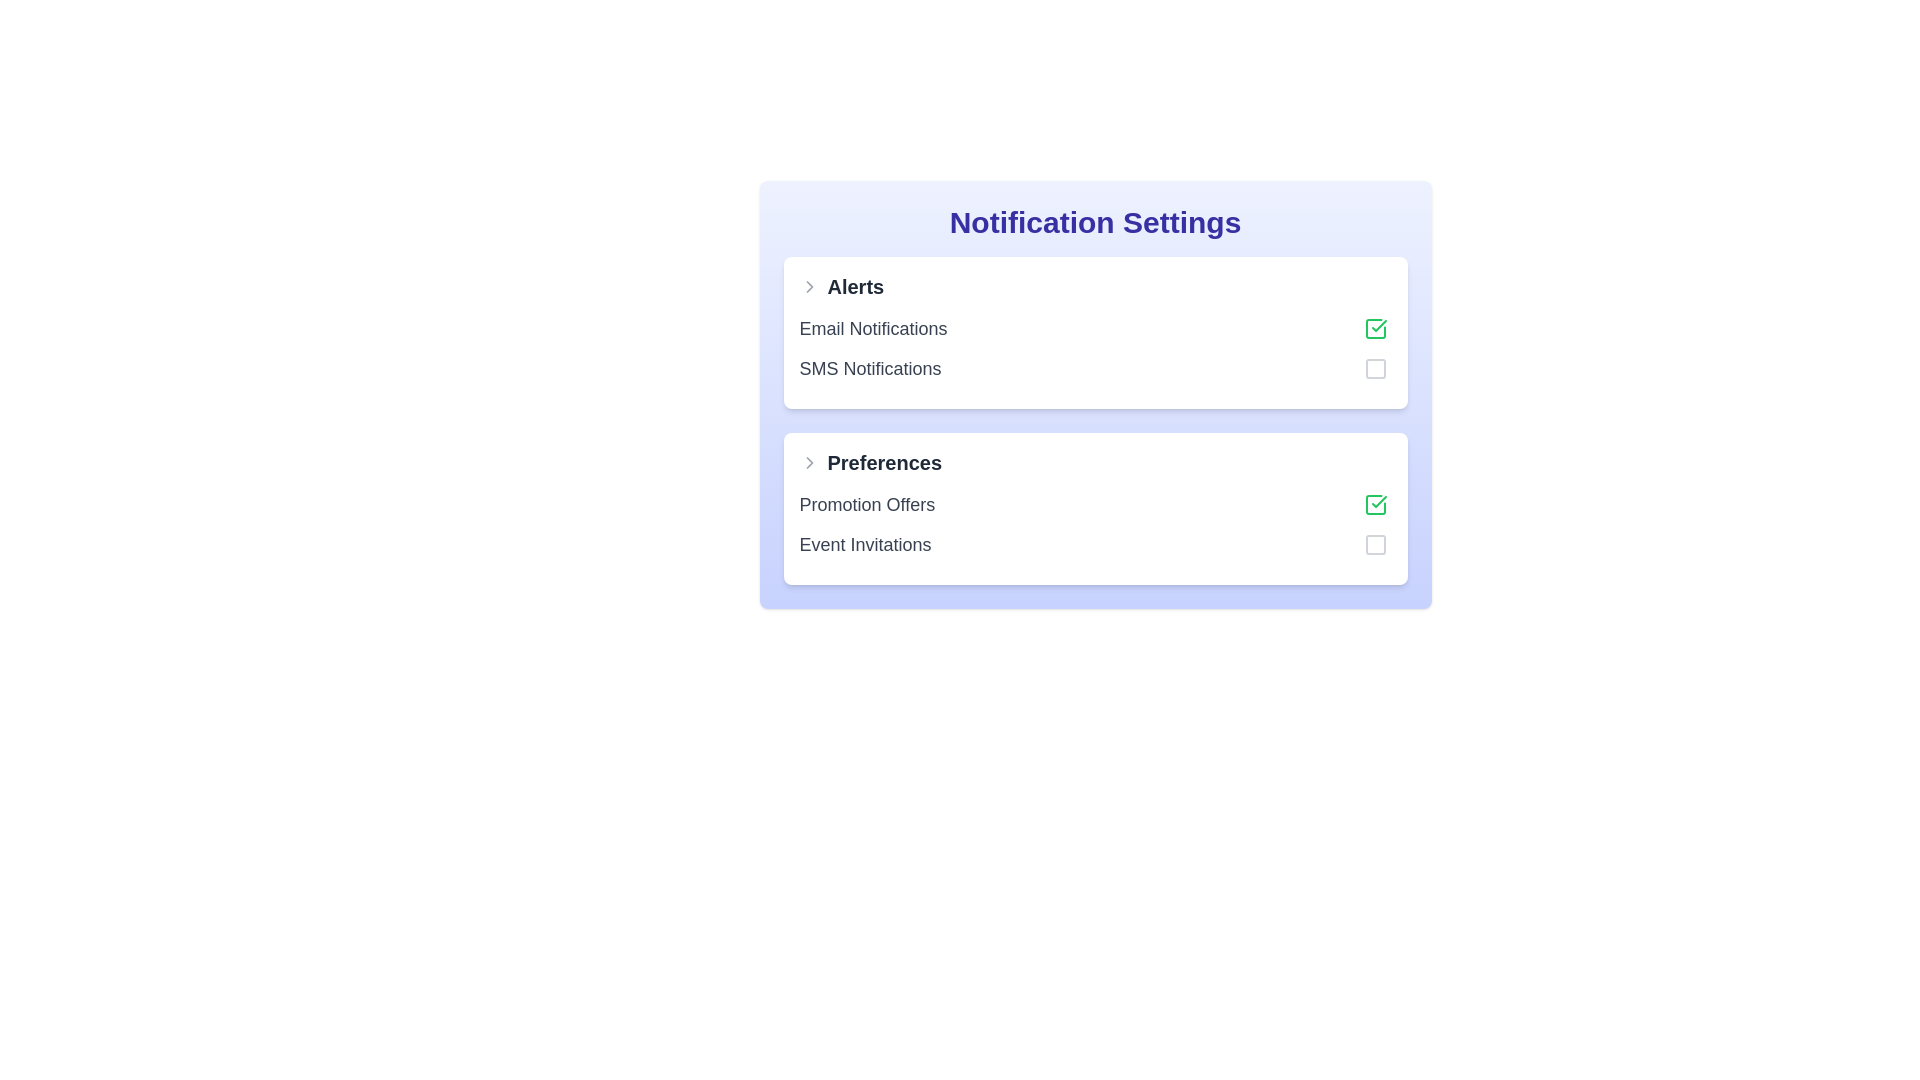 The width and height of the screenshot is (1920, 1080). I want to click on the checkbox, so click(1374, 544).